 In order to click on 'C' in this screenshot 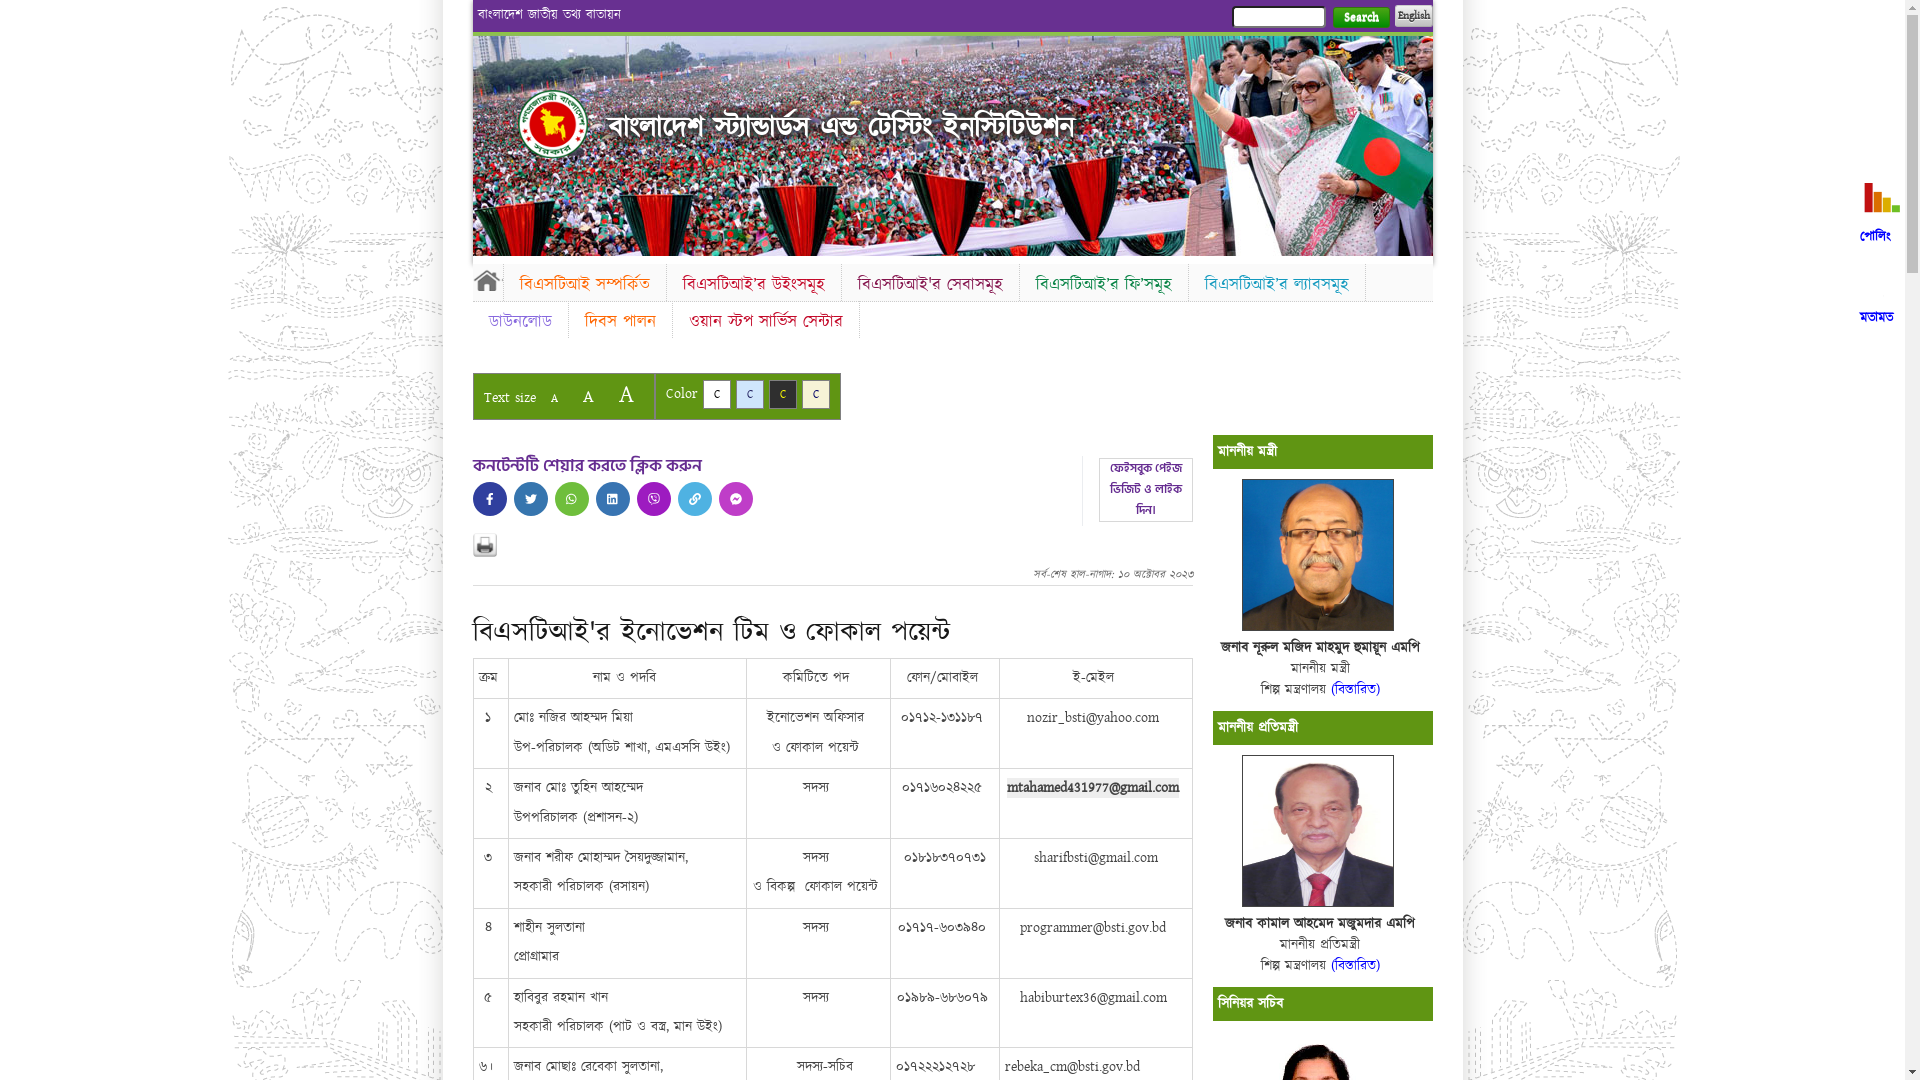, I will do `click(816, 394)`.